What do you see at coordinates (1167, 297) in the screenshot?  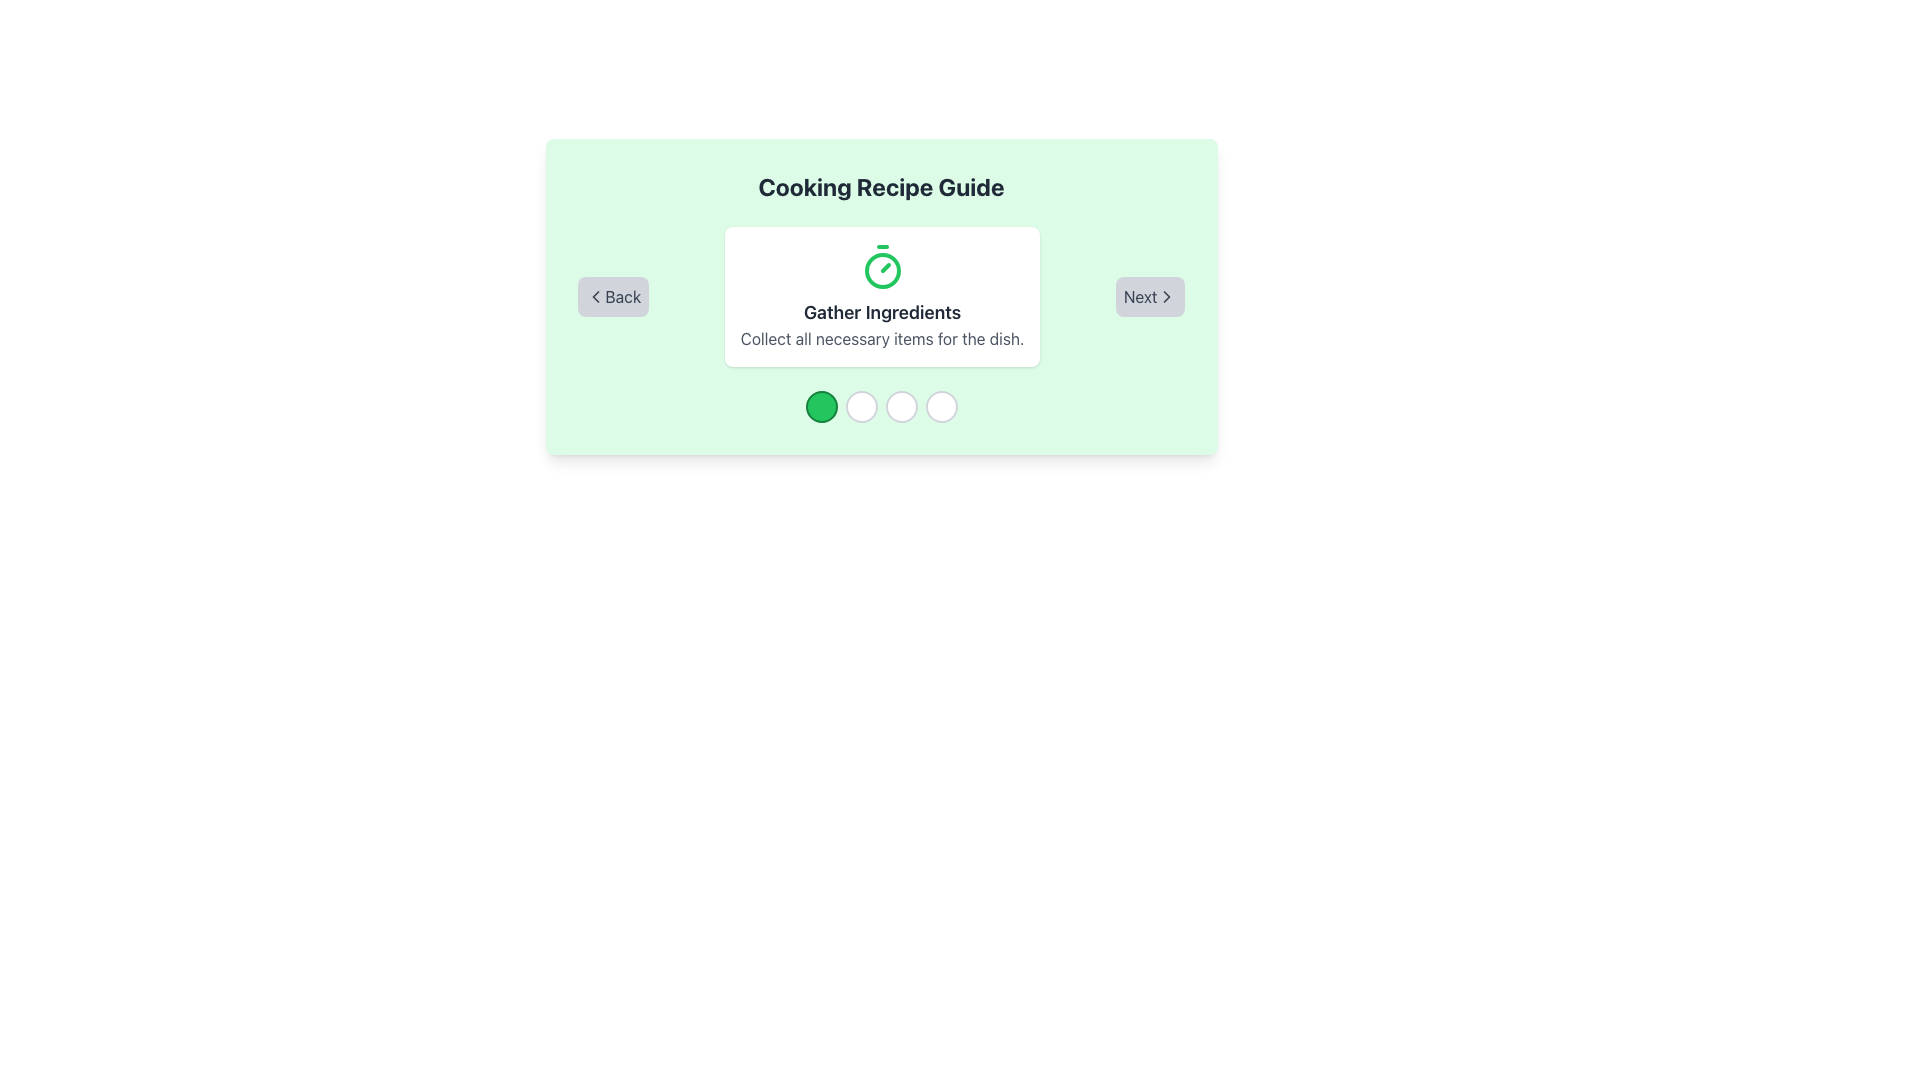 I see `the right-pointing chevron SVG icon indicating navigation to the next step or page, located to the right of the 'Next' text within its button` at bounding box center [1167, 297].